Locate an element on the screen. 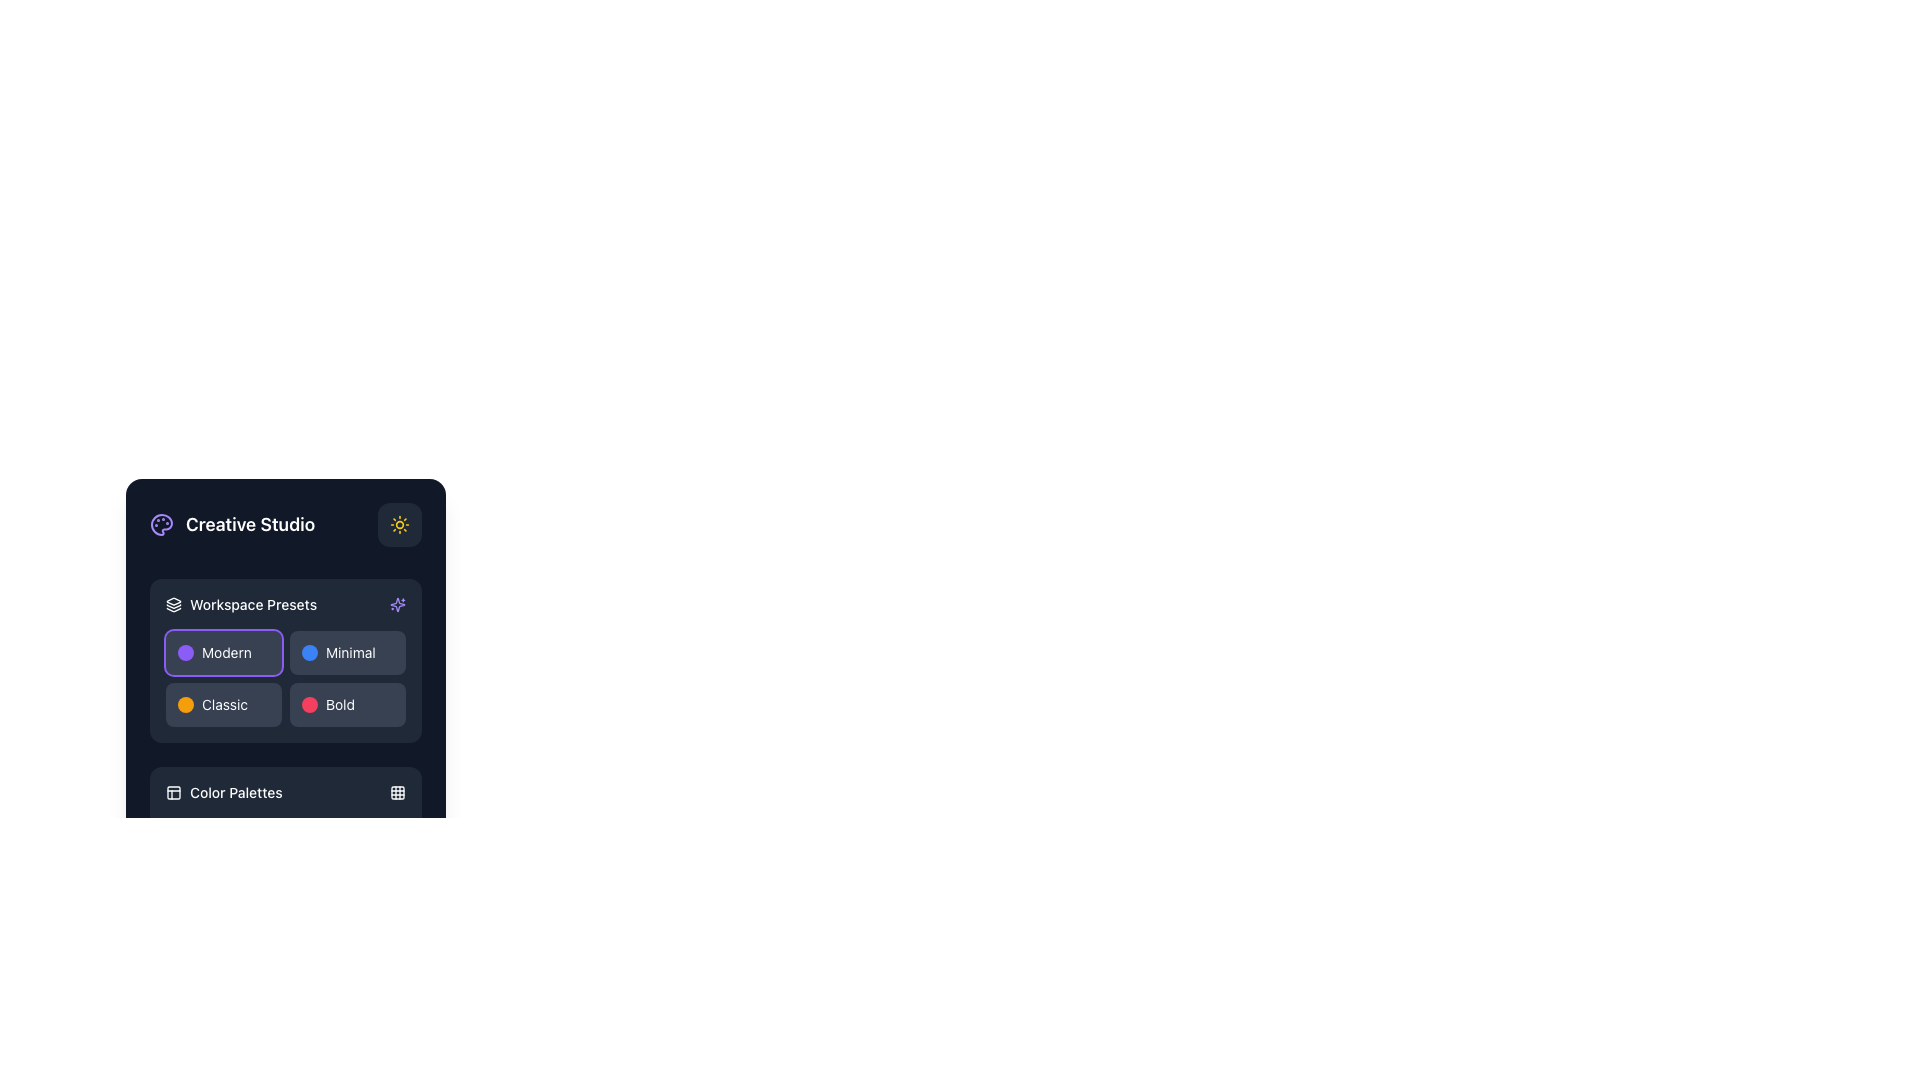 This screenshot has width=1920, height=1080. the icon located to the left of the 'Color Palettes' text in the lower portion of the interface panel is located at coordinates (173, 792).